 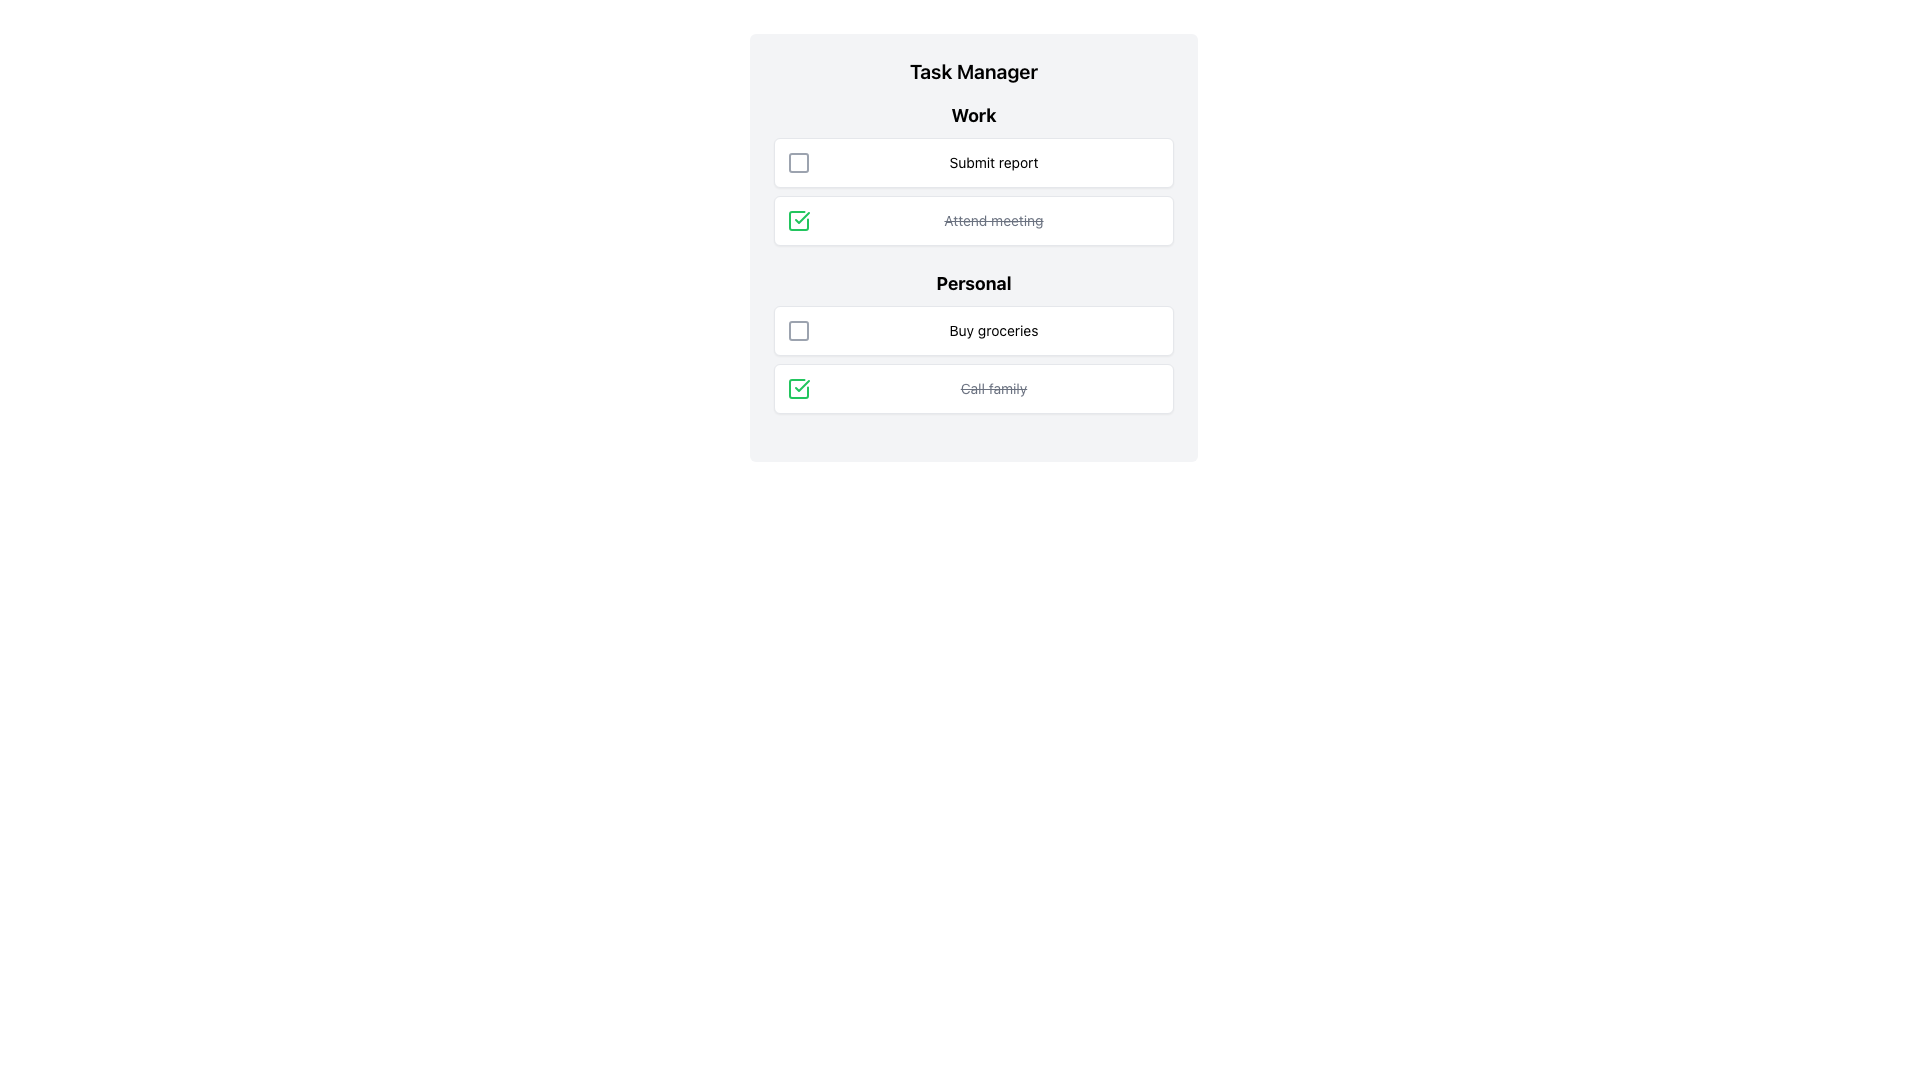 What do you see at coordinates (797, 161) in the screenshot?
I see `the checkbox for 'Submit report' in the task manager interface` at bounding box center [797, 161].